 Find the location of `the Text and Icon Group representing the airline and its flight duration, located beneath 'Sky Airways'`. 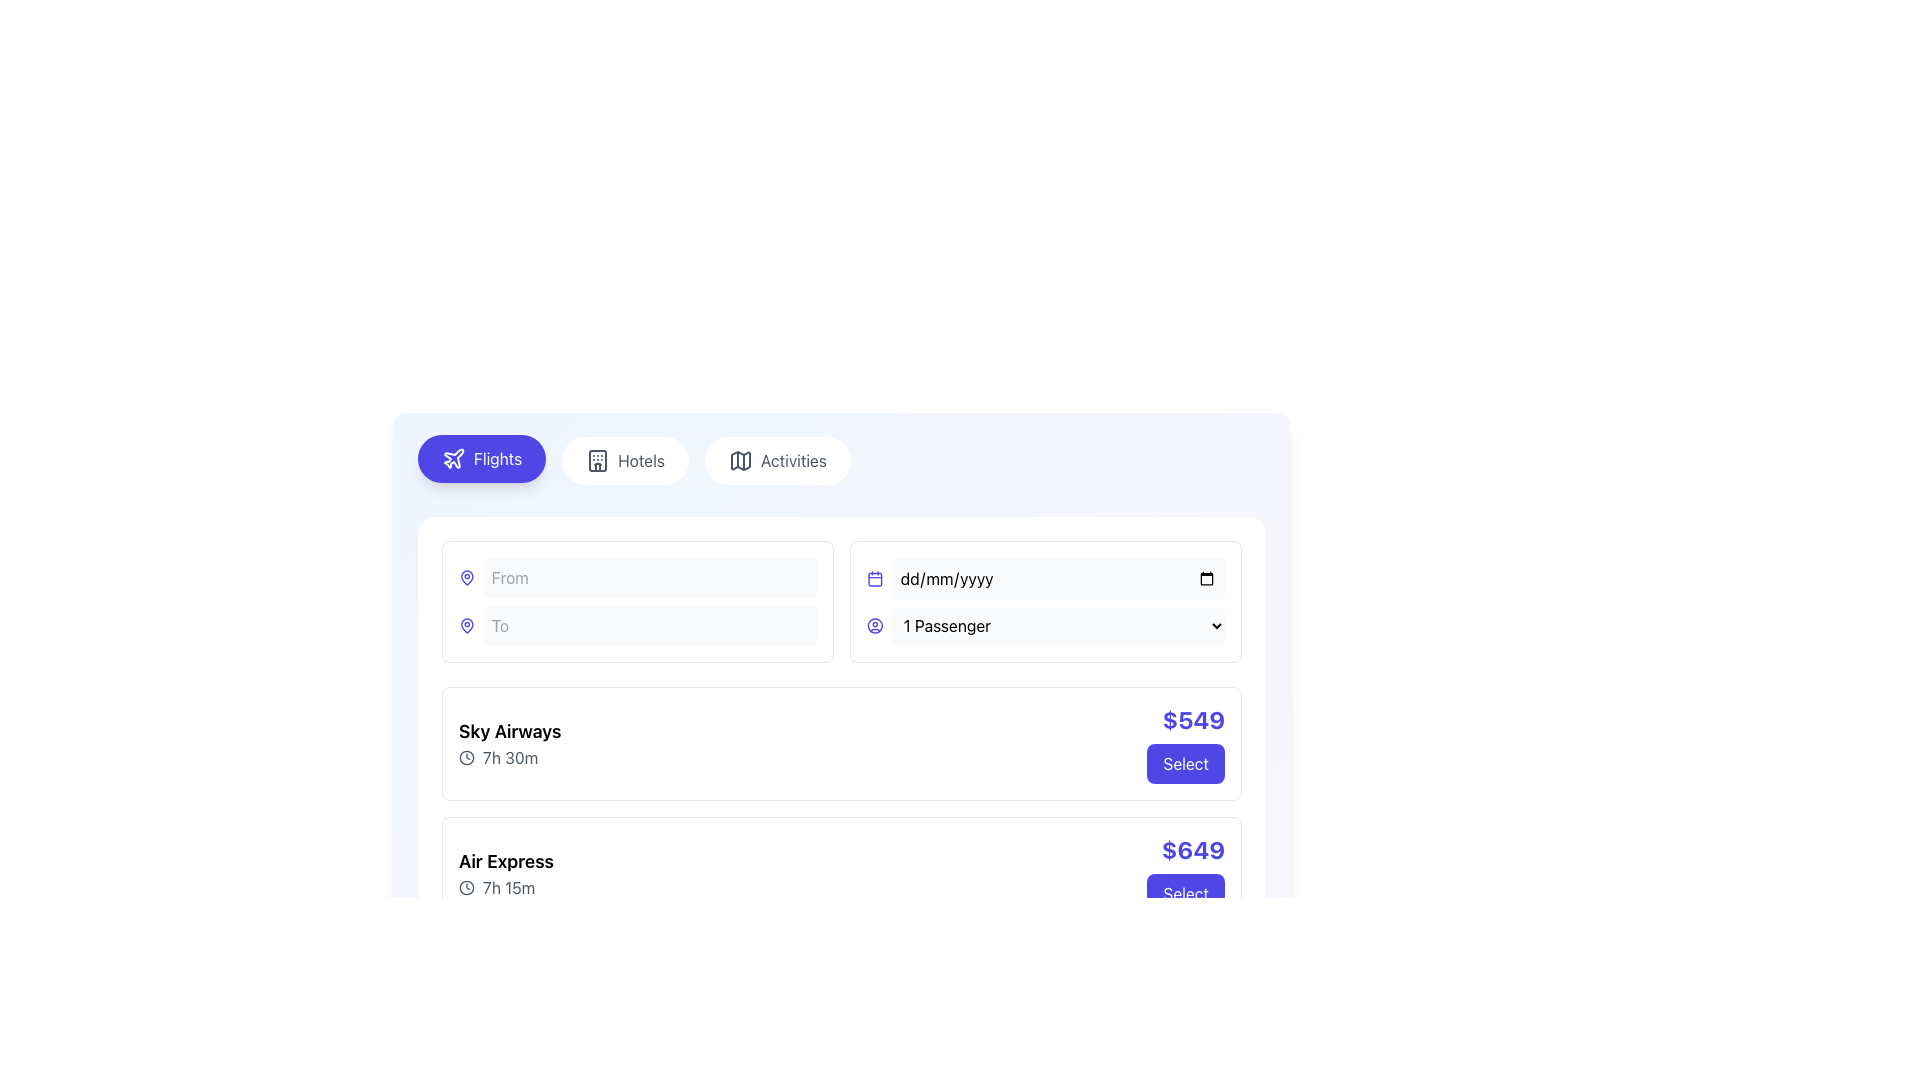

the Text and Icon Group representing the airline and its flight duration, located beneath 'Sky Airways' is located at coordinates (506, 873).